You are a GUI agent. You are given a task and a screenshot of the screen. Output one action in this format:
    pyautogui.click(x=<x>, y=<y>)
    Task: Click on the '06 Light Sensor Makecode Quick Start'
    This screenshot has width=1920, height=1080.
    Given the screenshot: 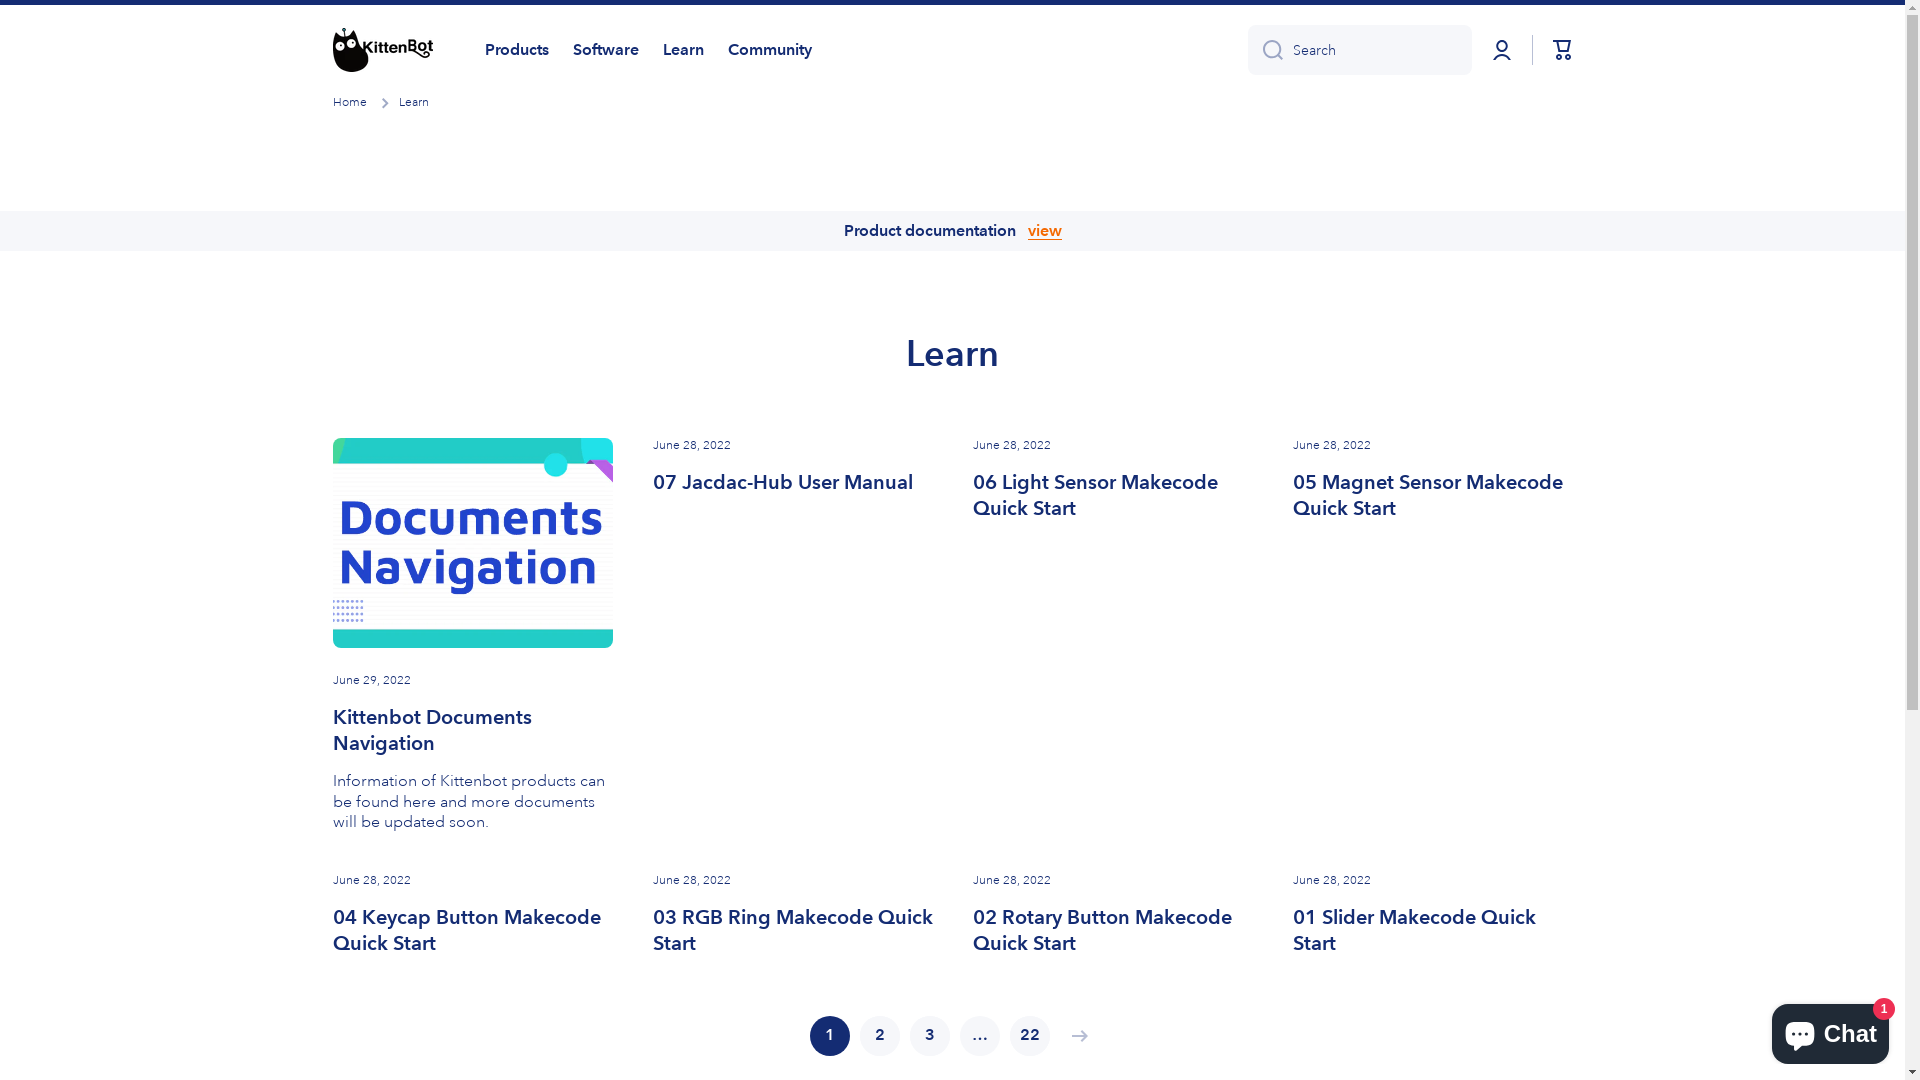 What is the action you would take?
    pyautogui.click(x=1111, y=494)
    